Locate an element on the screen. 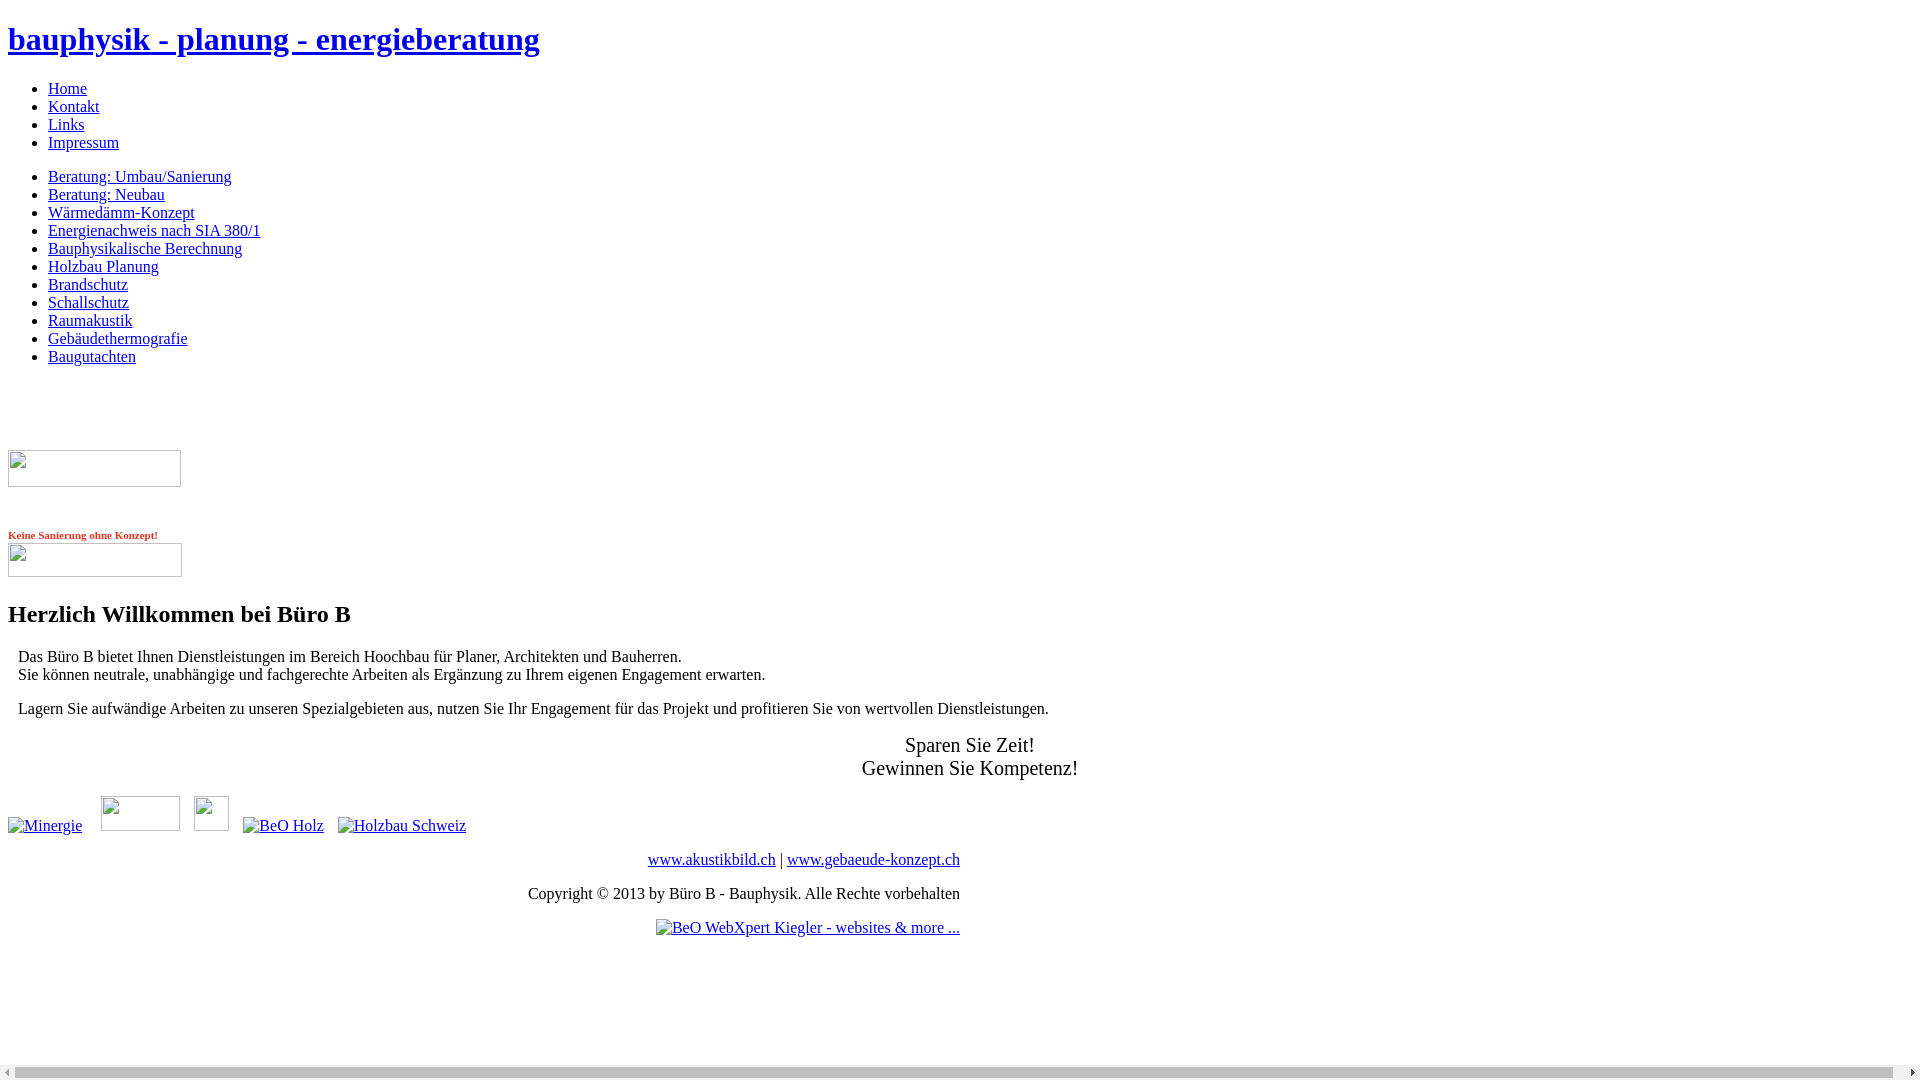  'Raumakustik' is located at coordinates (48, 319).